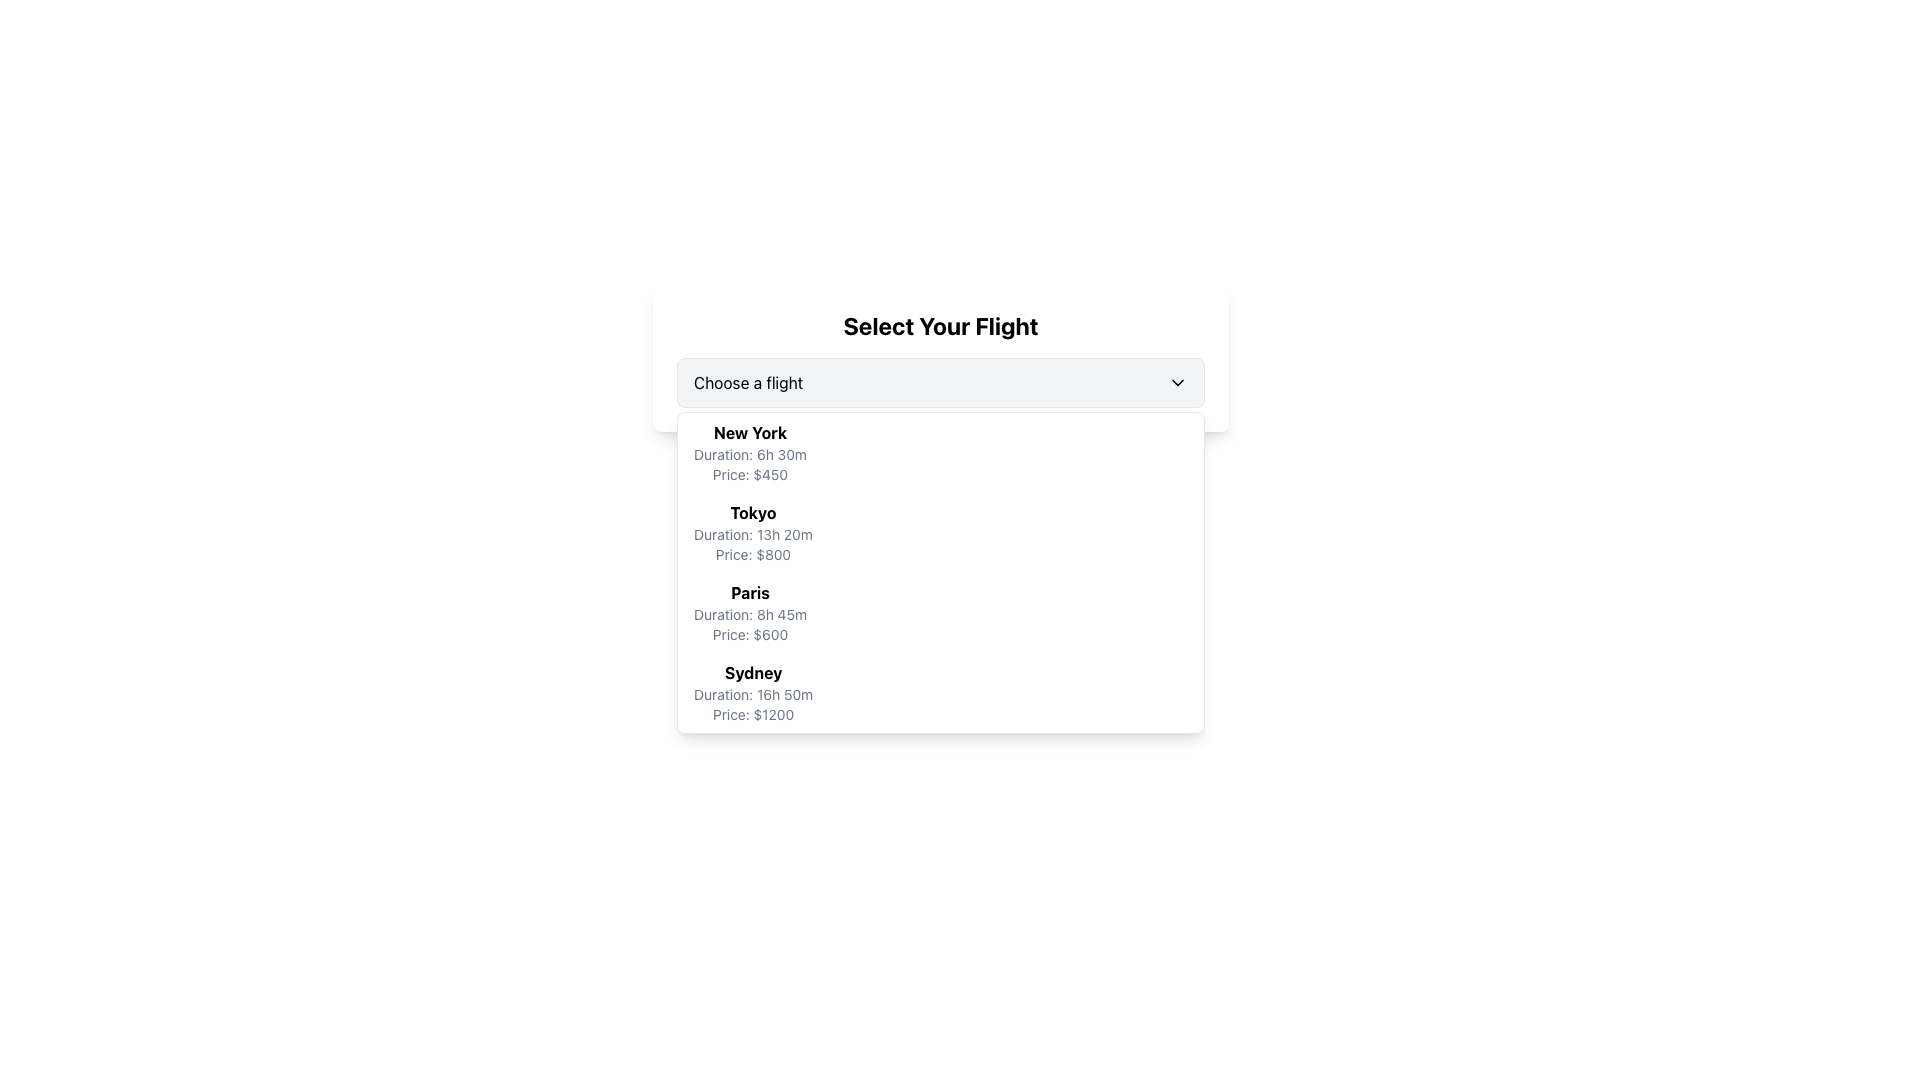 The width and height of the screenshot is (1920, 1080). I want to click on the 'Tokyo' text label, which is the second option in the dropdown list of flight destinations, positioned between 'New York' and 'Paris', so click(752, 512).